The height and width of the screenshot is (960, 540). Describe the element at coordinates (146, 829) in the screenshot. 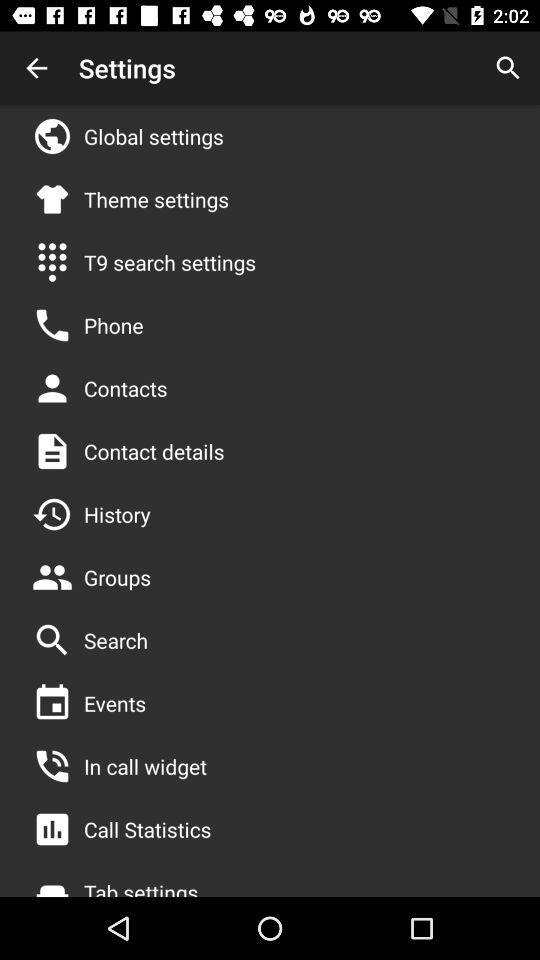

I see `the app above the tab settings icon` at that location.